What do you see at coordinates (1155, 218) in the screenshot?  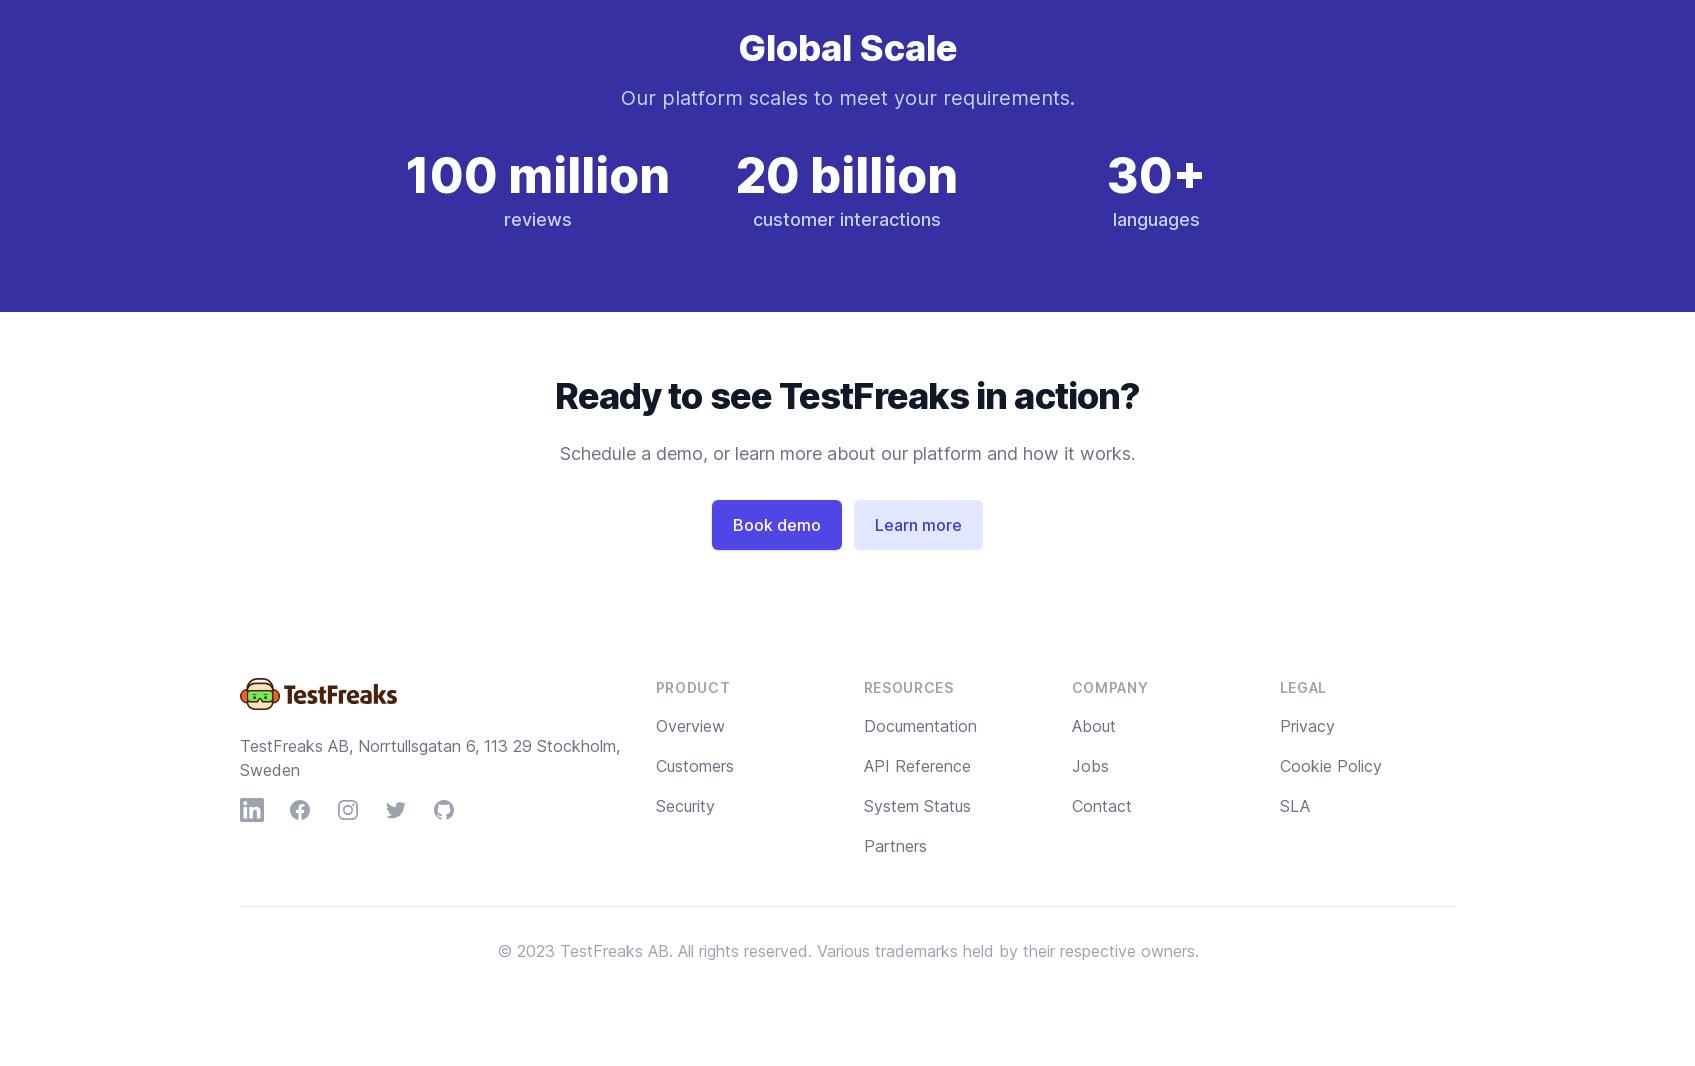 I see `'languages'` at bounding box center [1155, 218].